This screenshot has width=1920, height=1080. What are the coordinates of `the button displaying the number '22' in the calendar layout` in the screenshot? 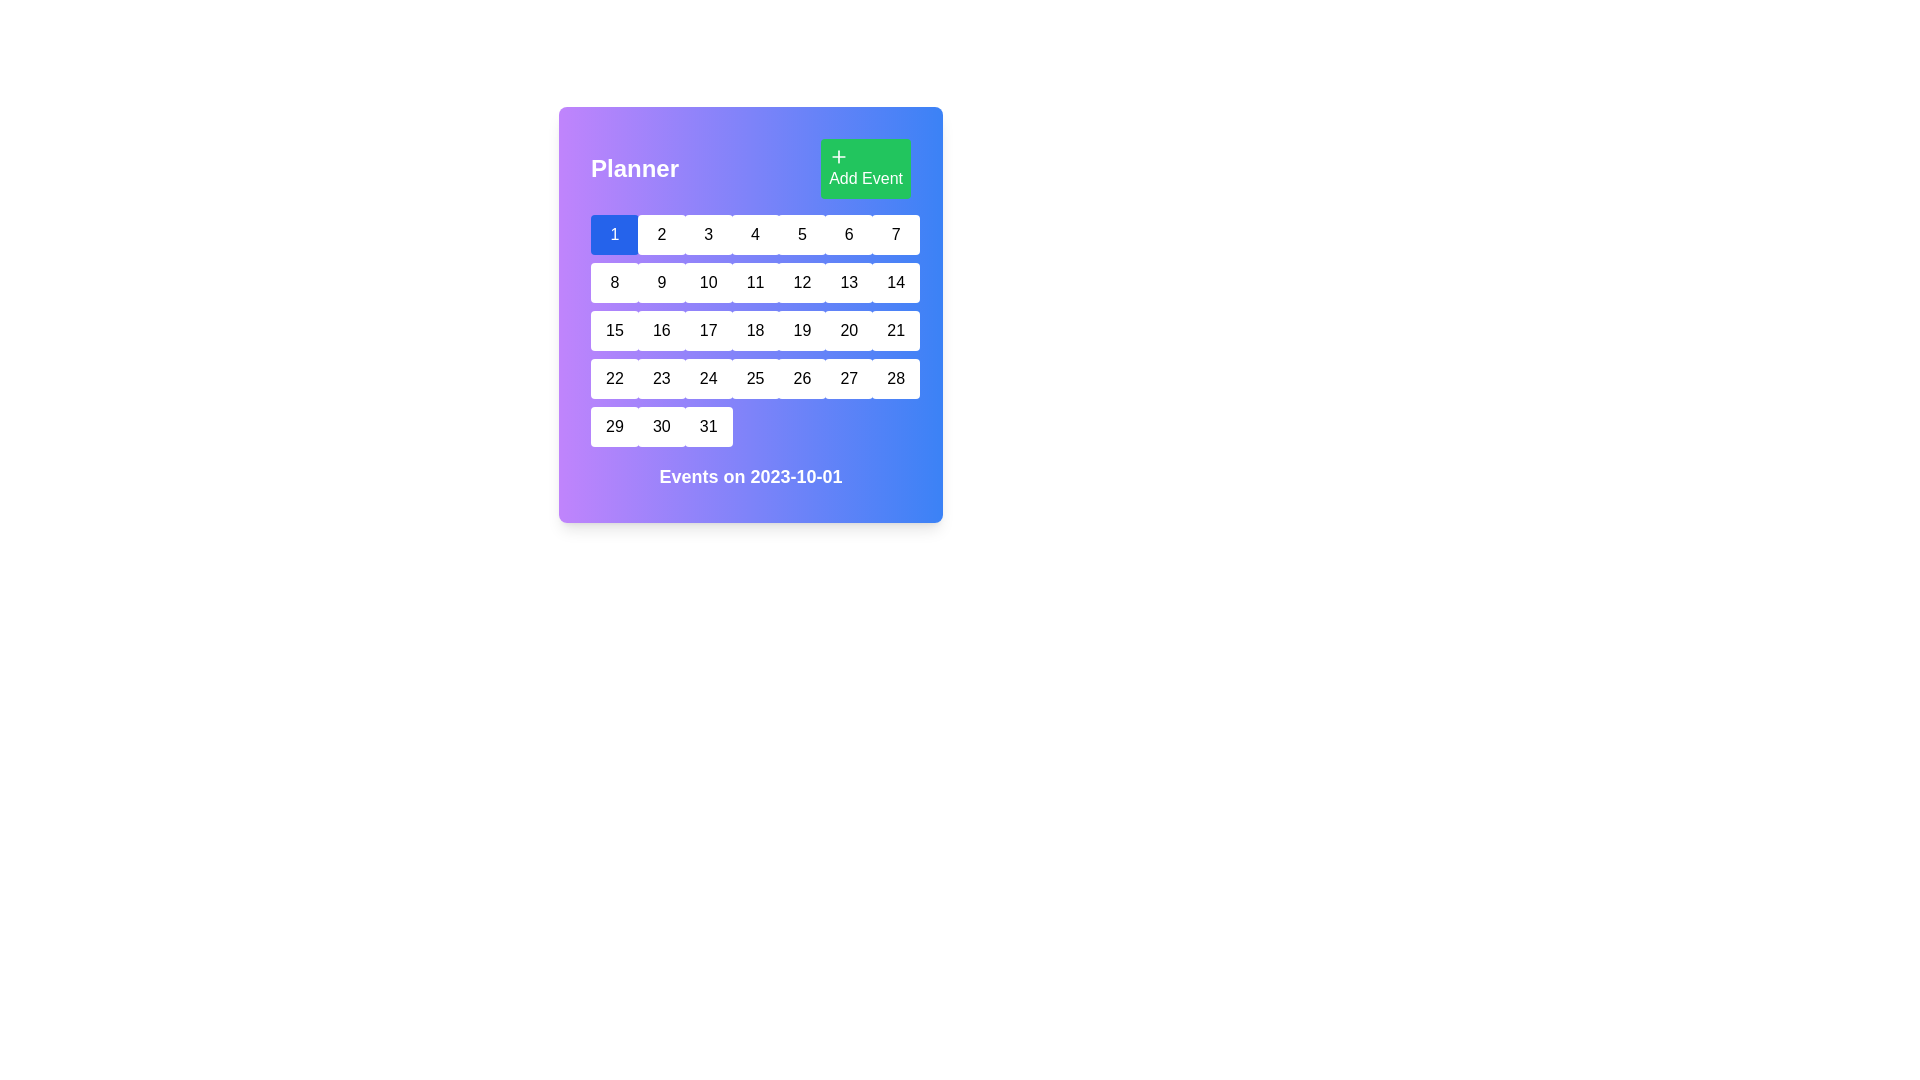 It's located at (613, 378).